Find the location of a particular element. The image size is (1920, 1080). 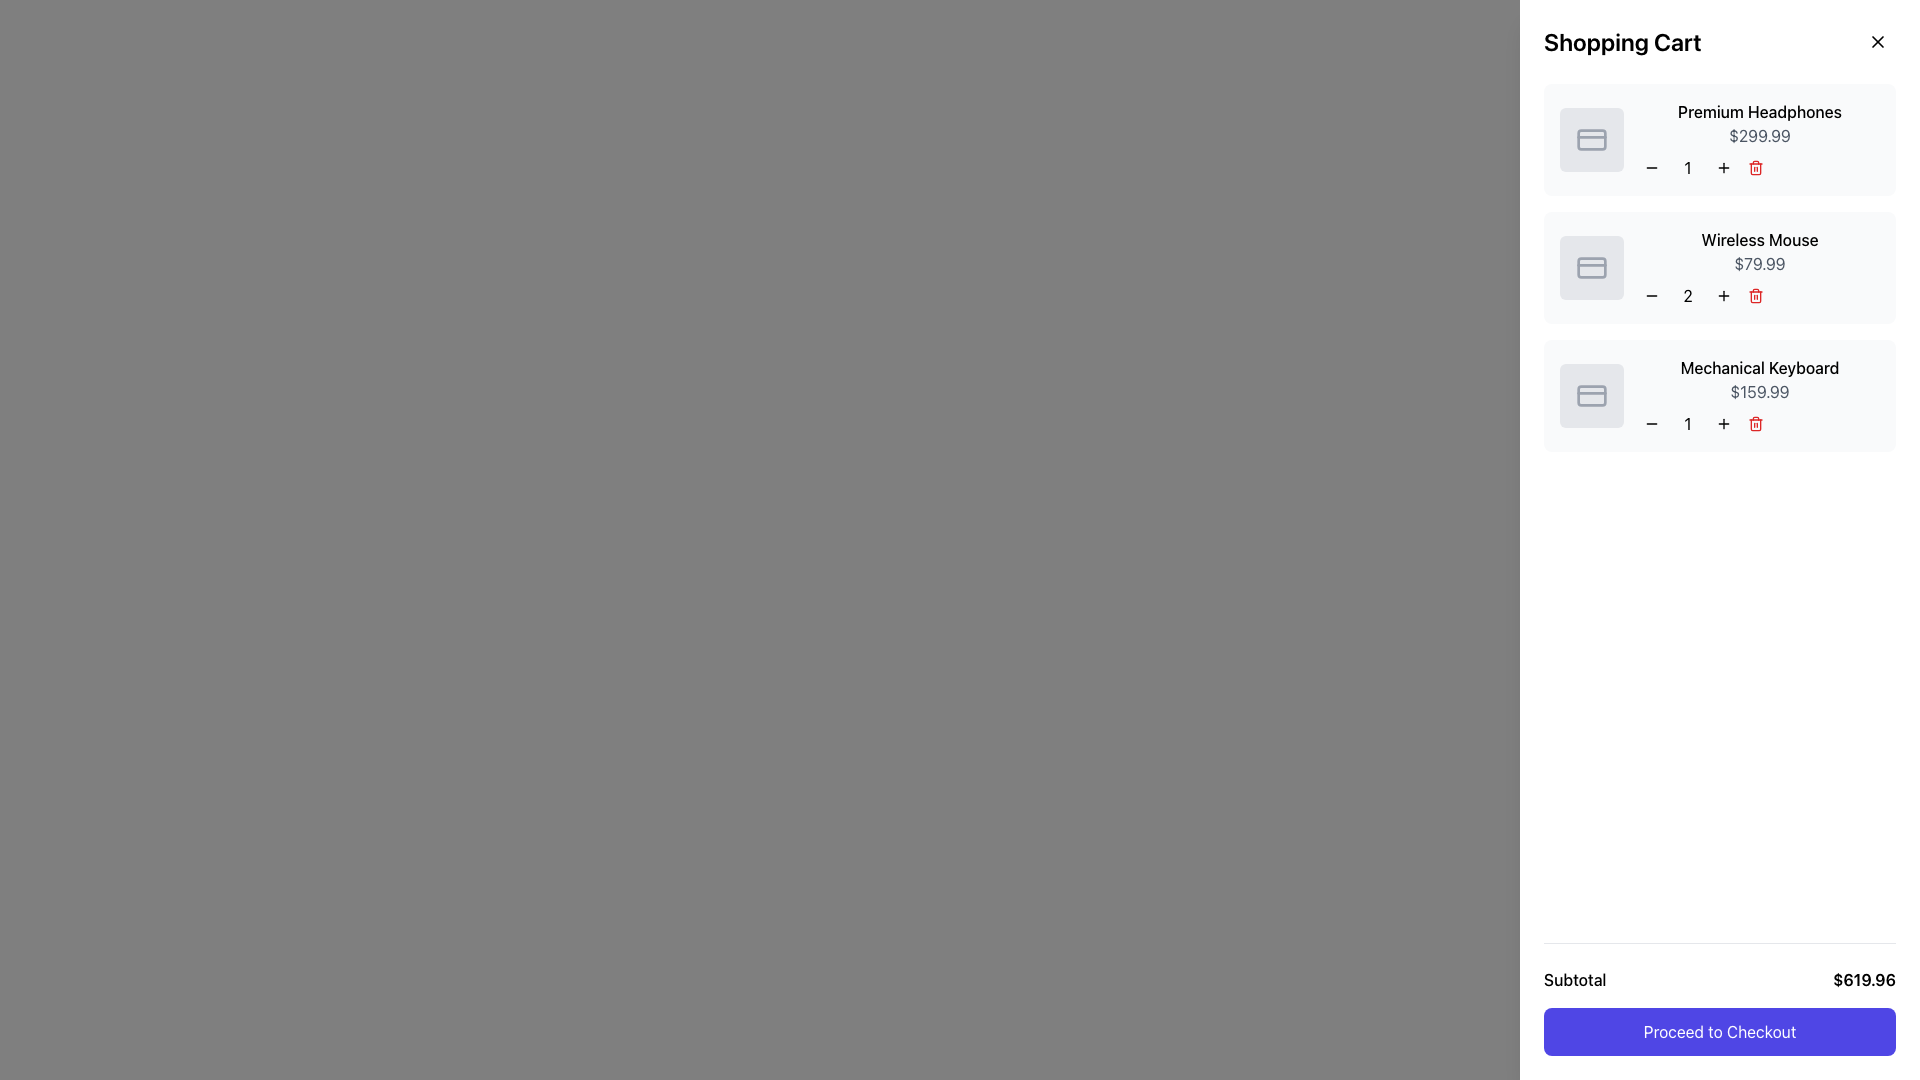

the small plus icon button located to the right of the quantity indicator for 'Premium Headphones' in the cart list to increase the quantity is located at coordinates (1722, 167).